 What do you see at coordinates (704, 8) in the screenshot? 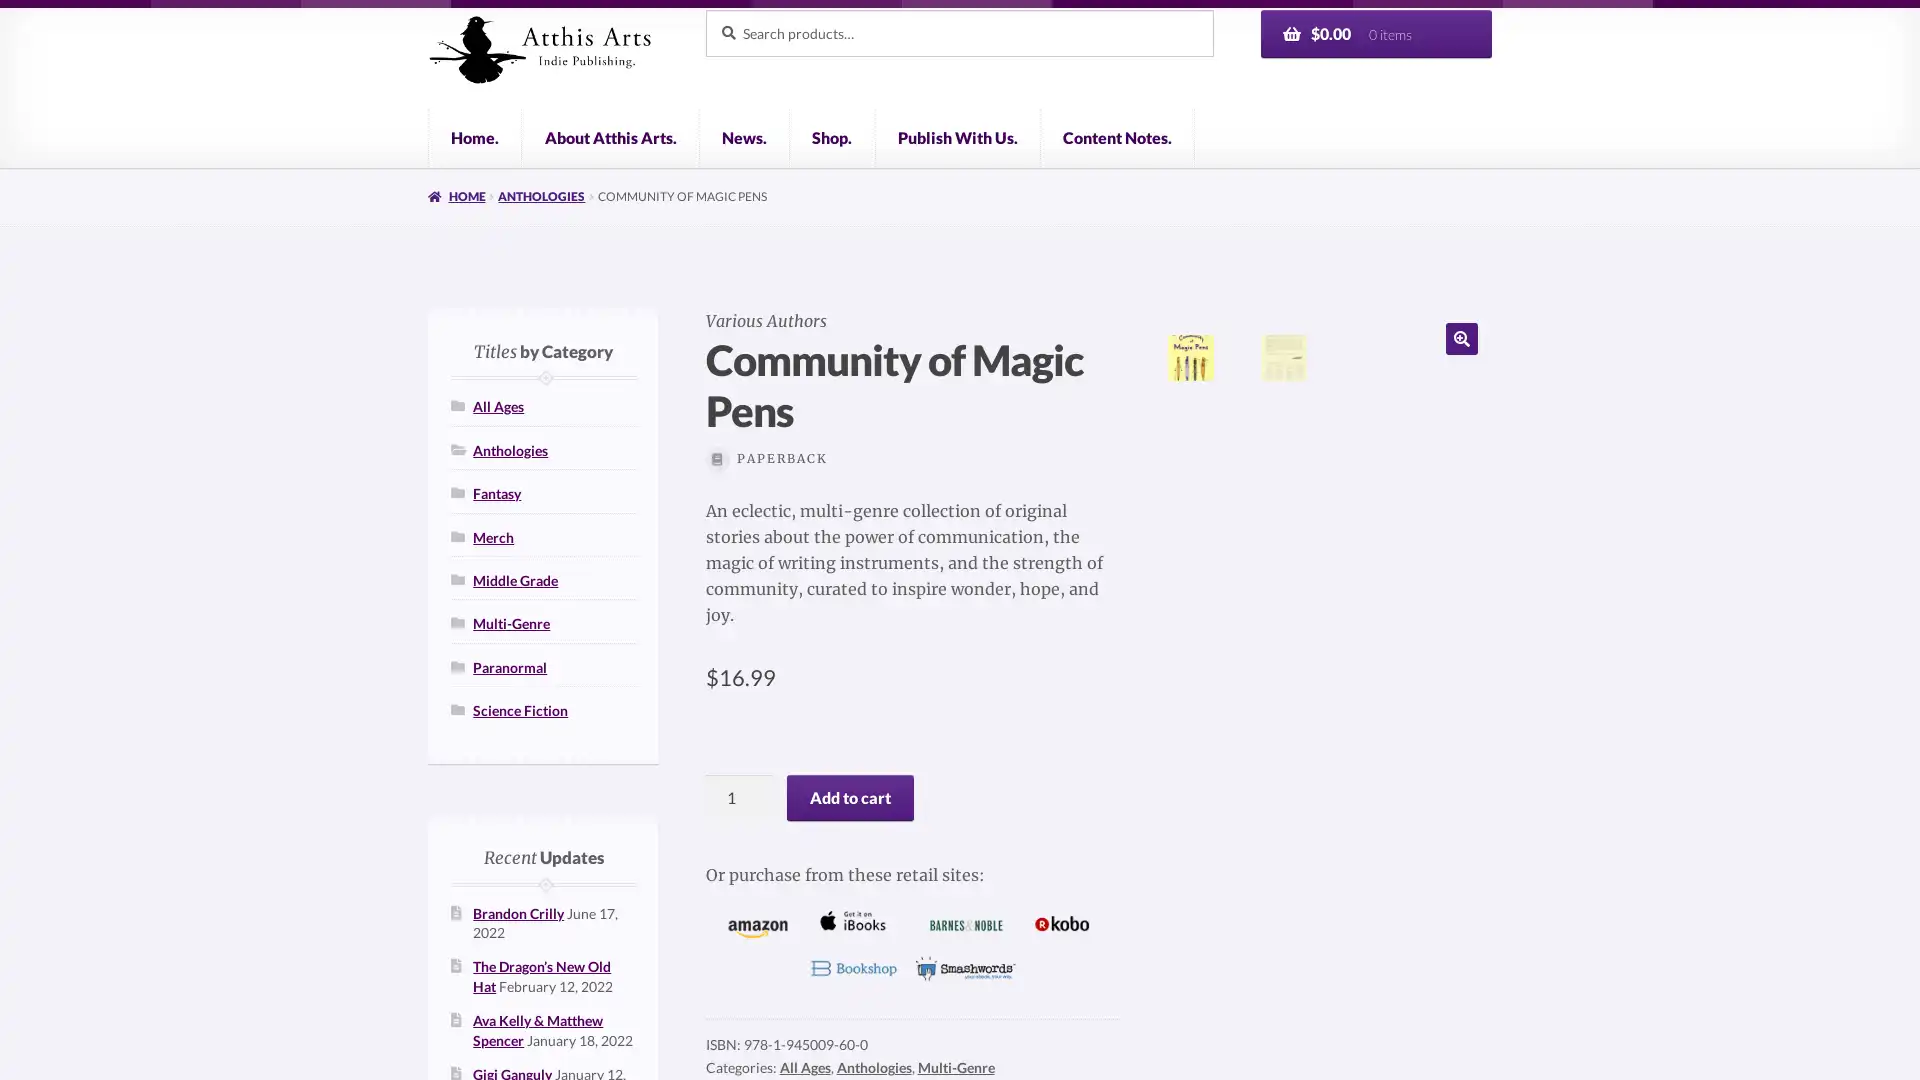
I see `Search` at bounding box center [704, 8].